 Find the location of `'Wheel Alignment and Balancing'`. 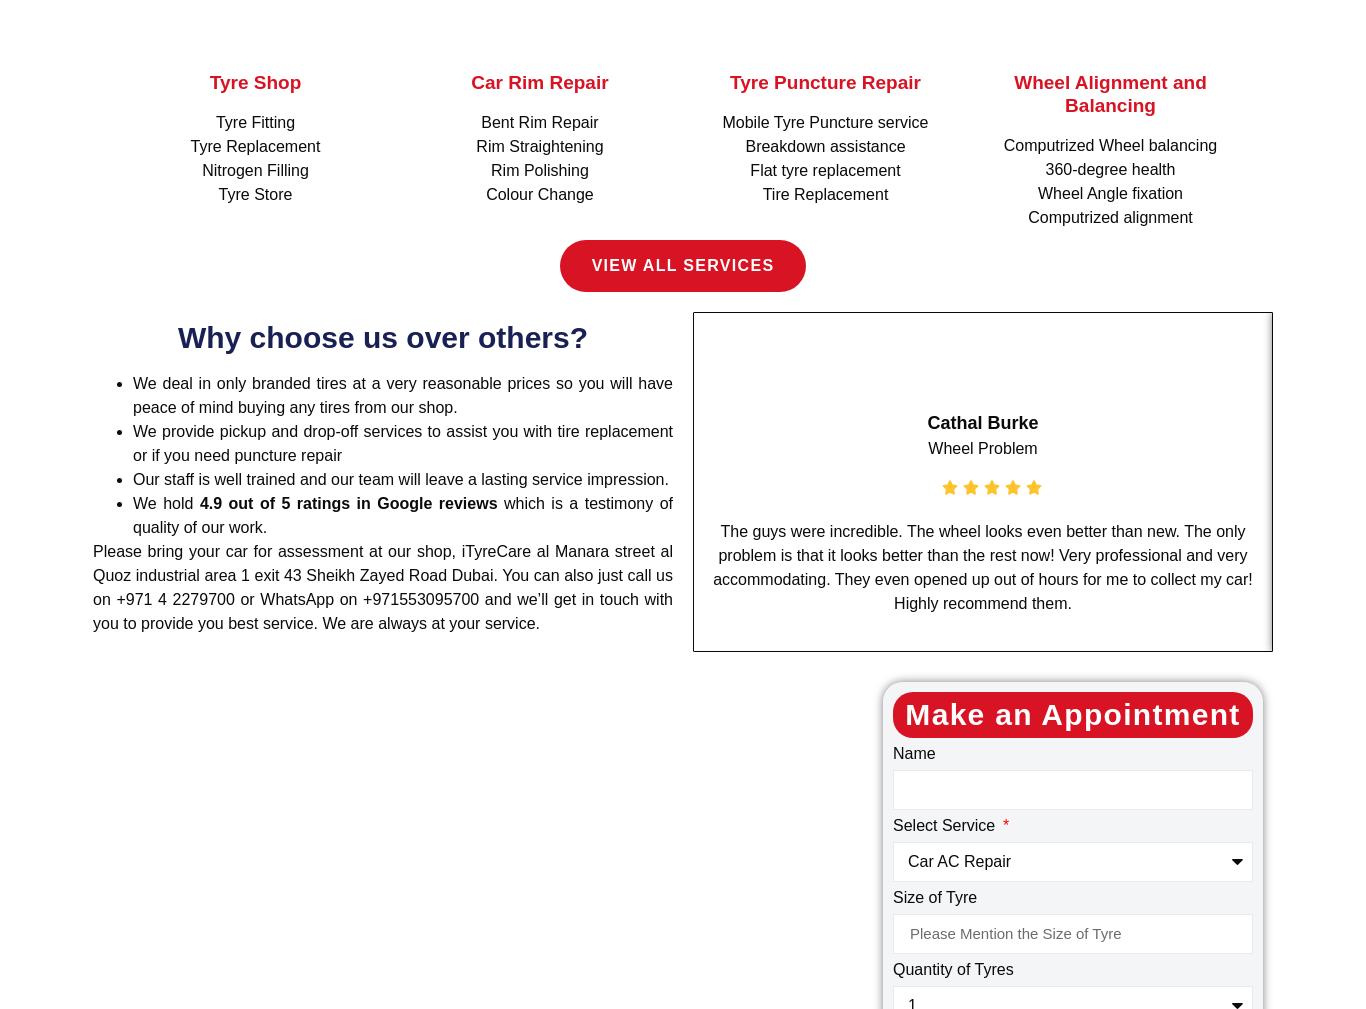

'Wheel Alignment and Balancing' is located at coordinates (1013, 93).